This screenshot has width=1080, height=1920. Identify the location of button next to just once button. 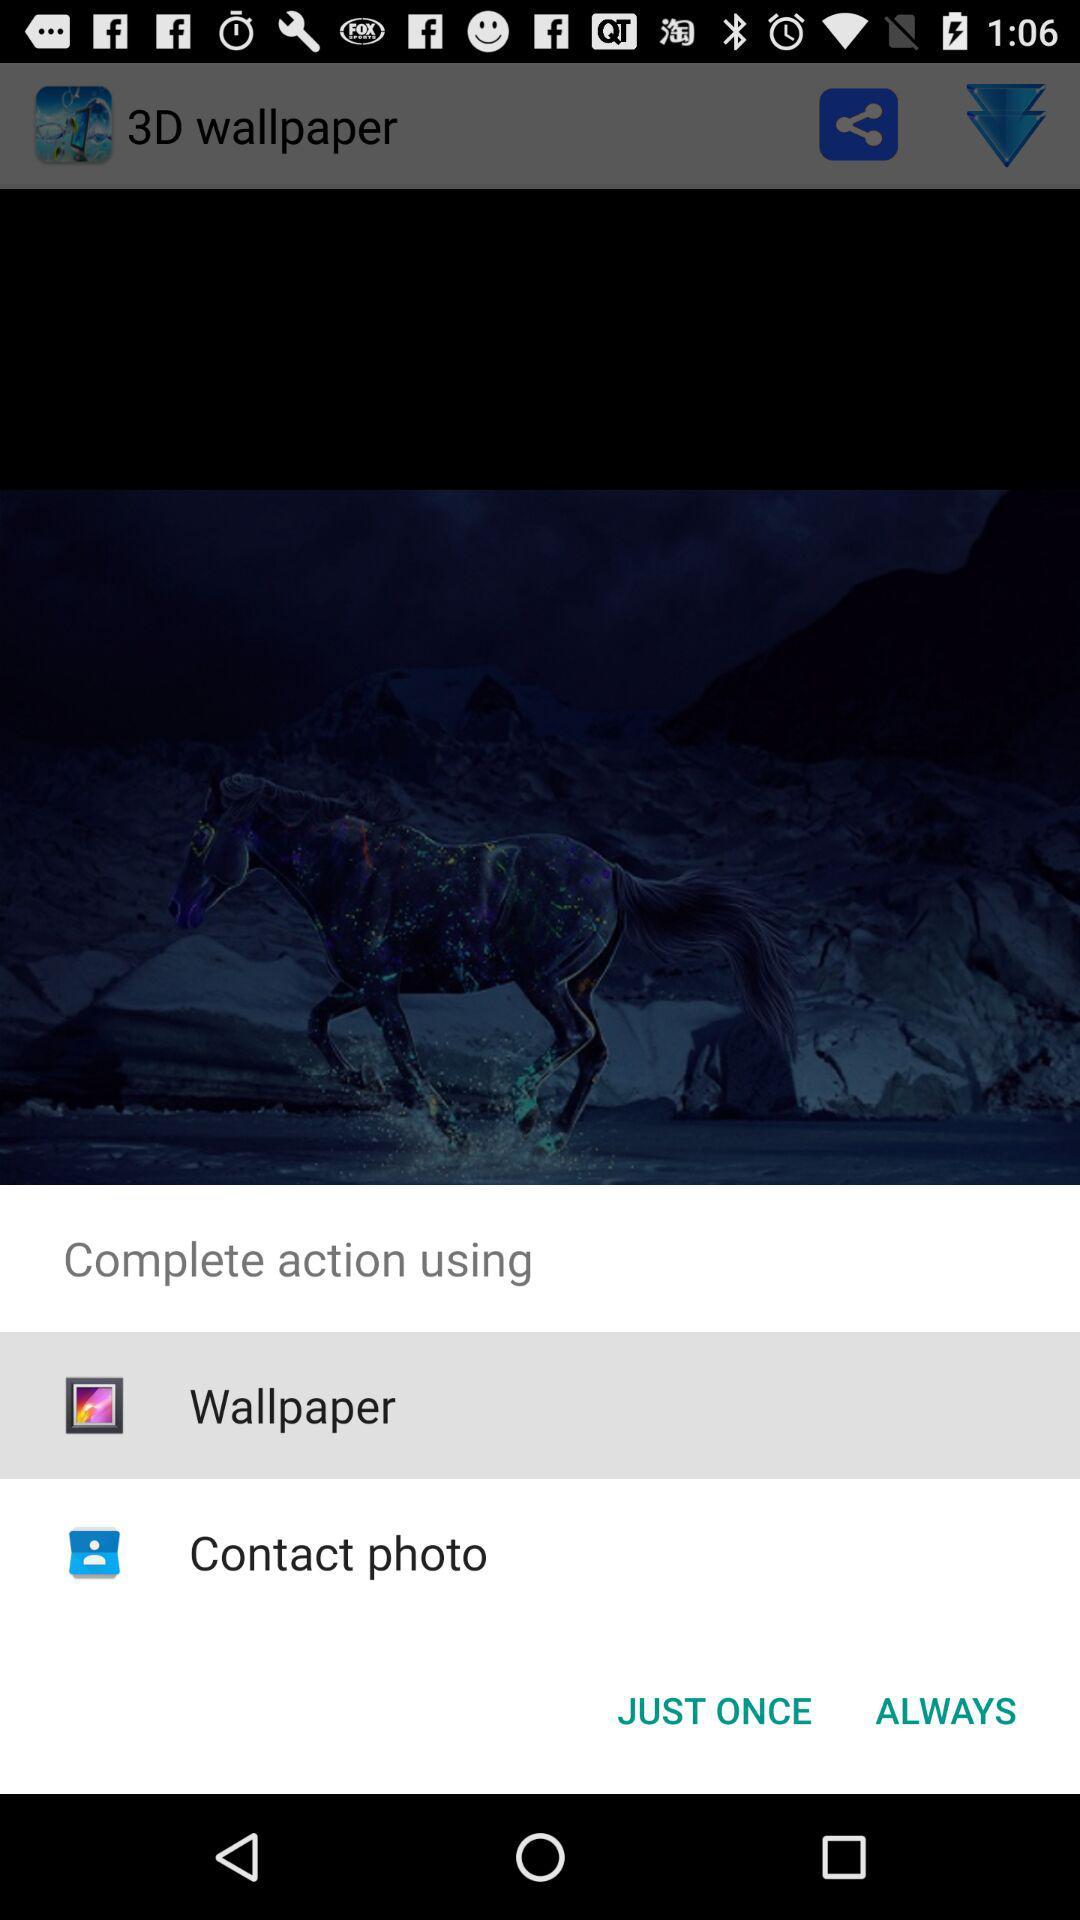
(945, 1708).